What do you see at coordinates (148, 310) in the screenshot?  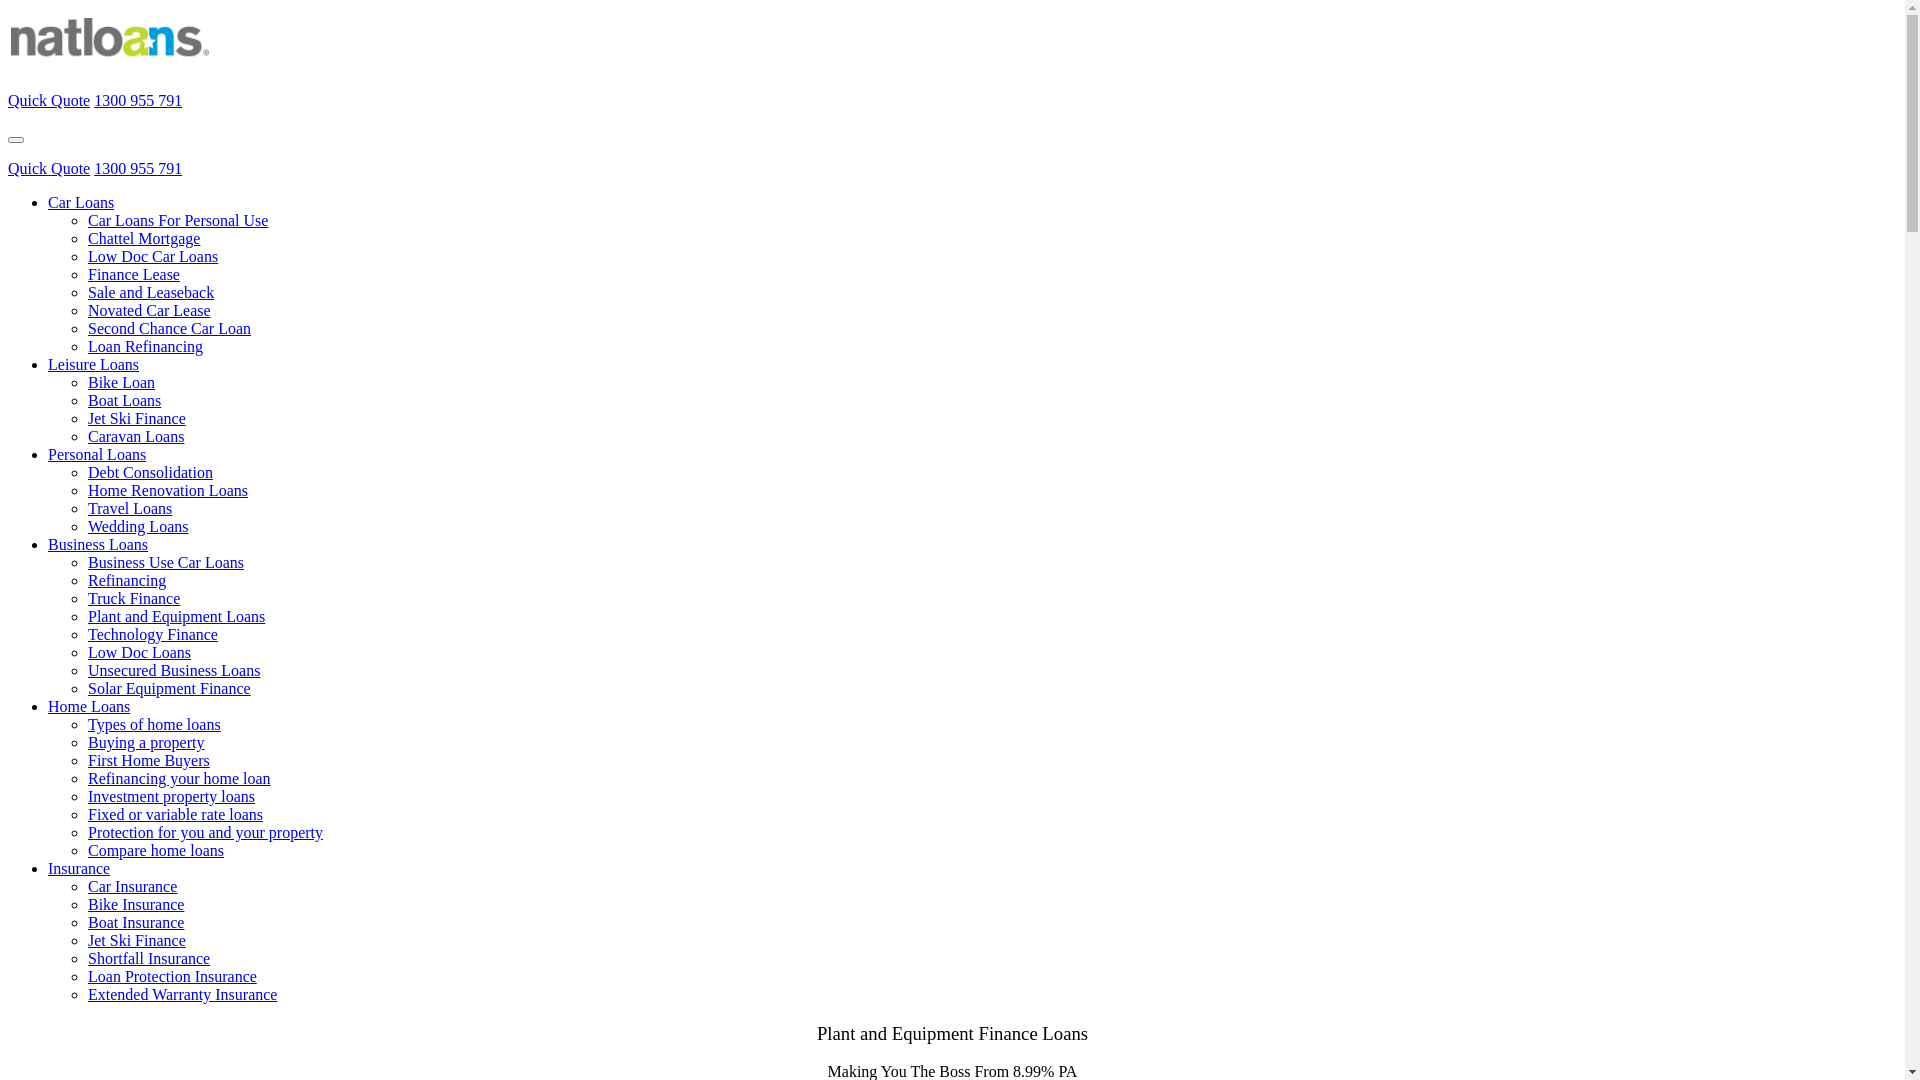 I see `'Novated Car Lease'` at bounding box center [148, 310].